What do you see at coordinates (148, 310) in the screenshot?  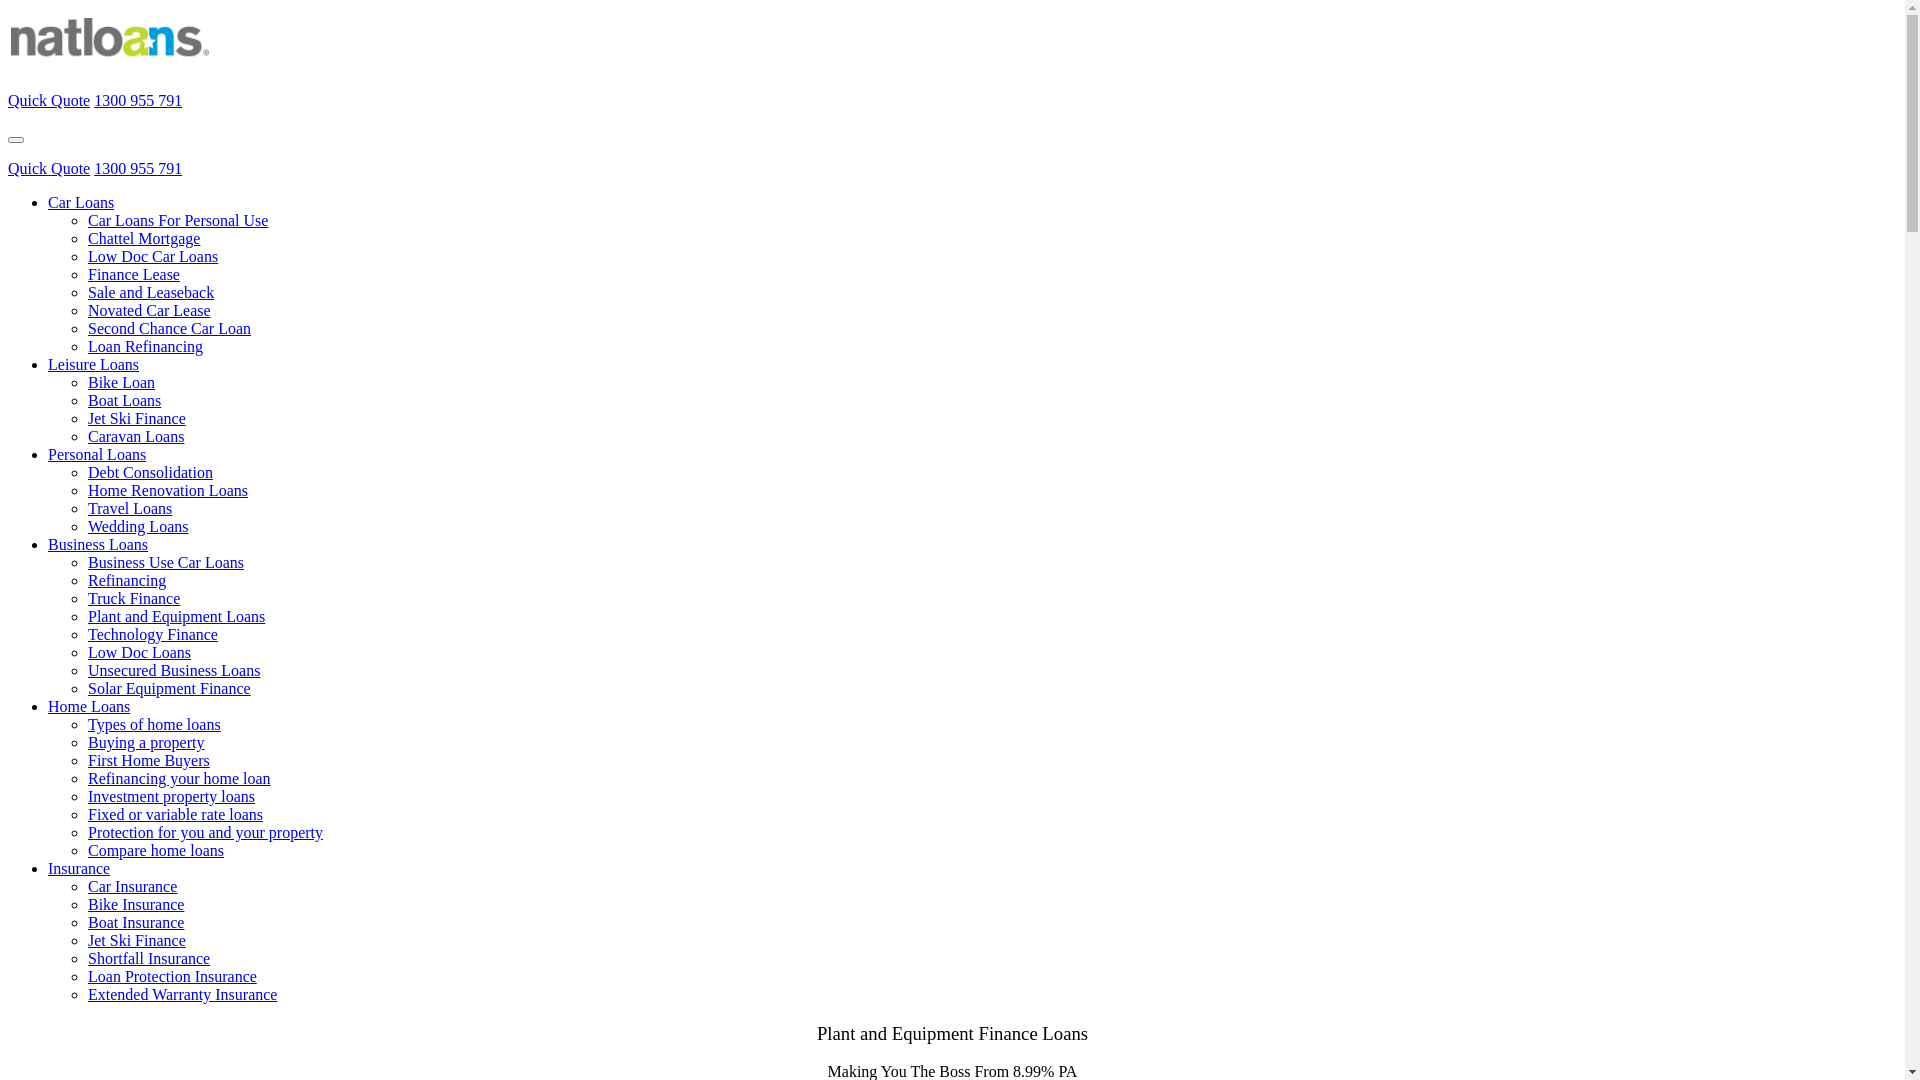 I see `'Novated Car Lease'` at bounding box center [148, 310].